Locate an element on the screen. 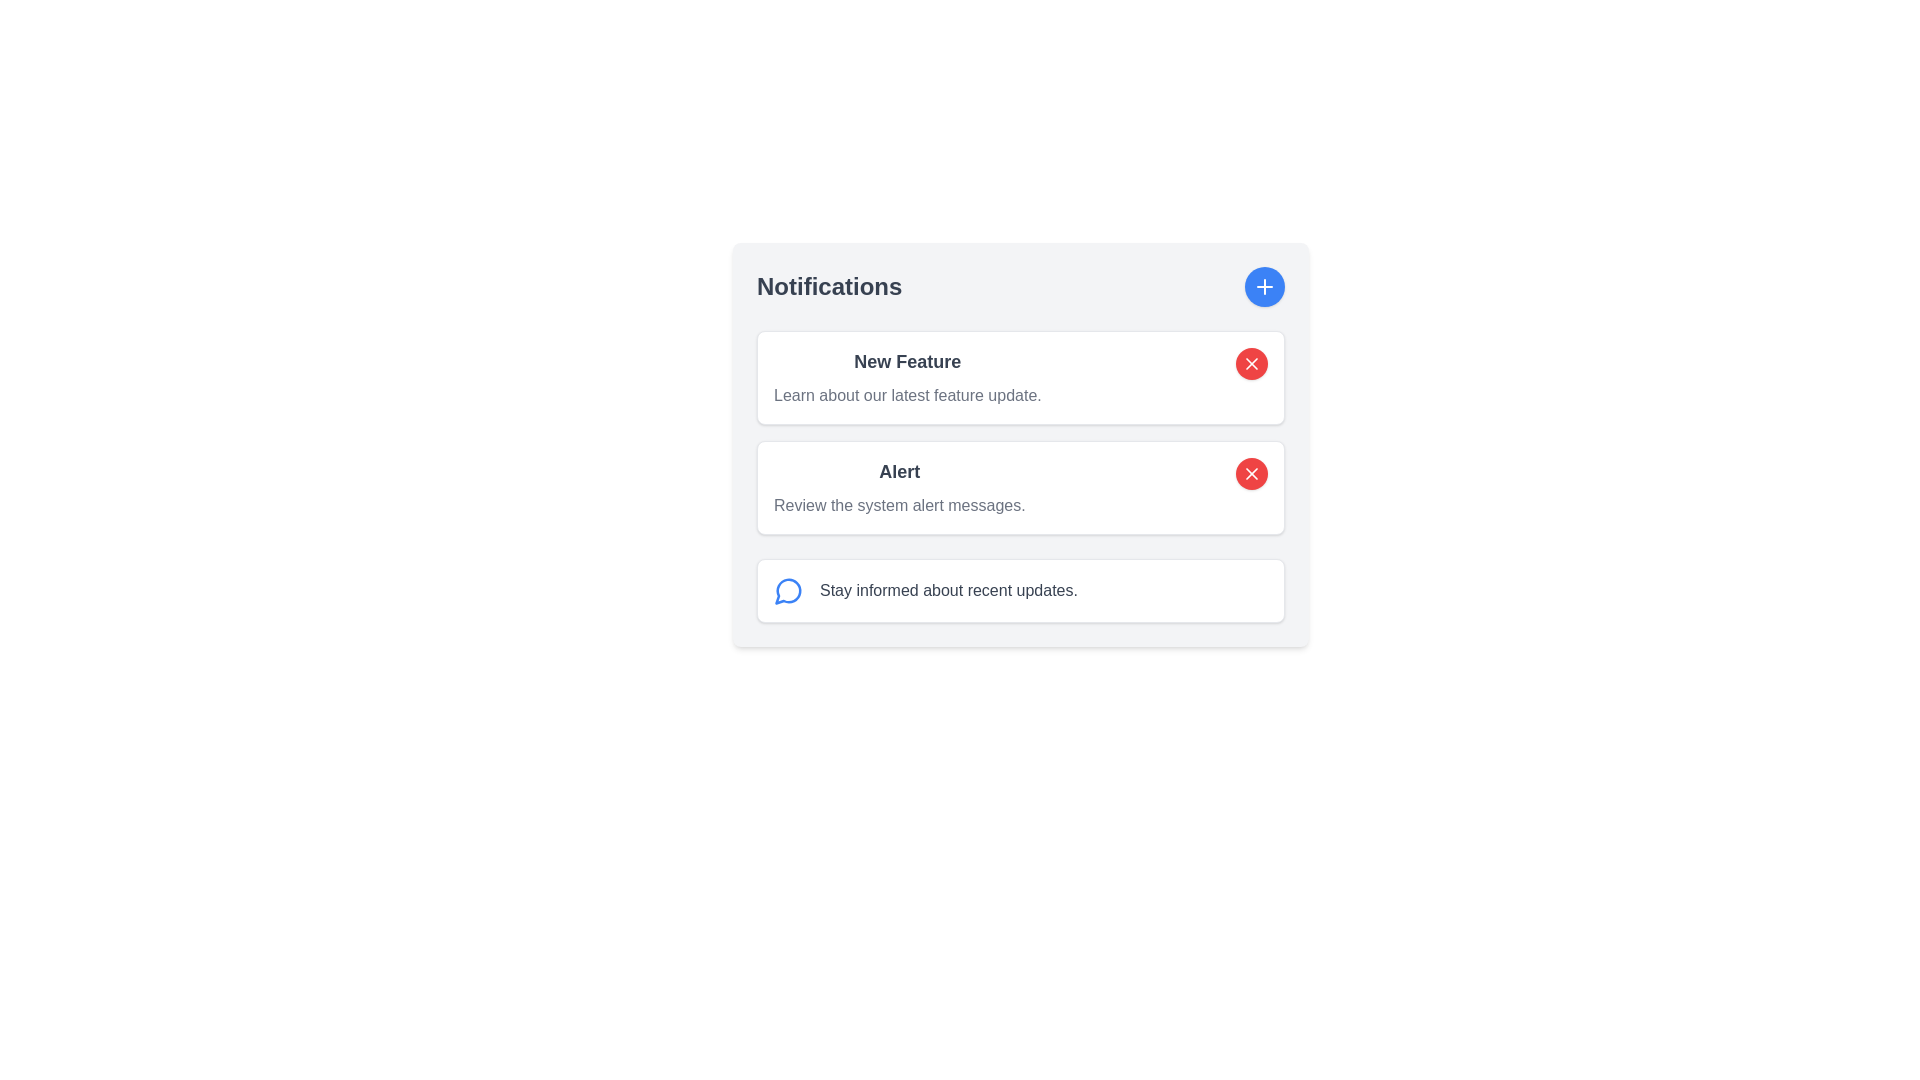 The height and width of the screenshot is (1080, 1920). the text block displaying 'New Feature', which is styled in bold and larger font size, positioned on the left side of a card element is located at coordinates (906, 362).